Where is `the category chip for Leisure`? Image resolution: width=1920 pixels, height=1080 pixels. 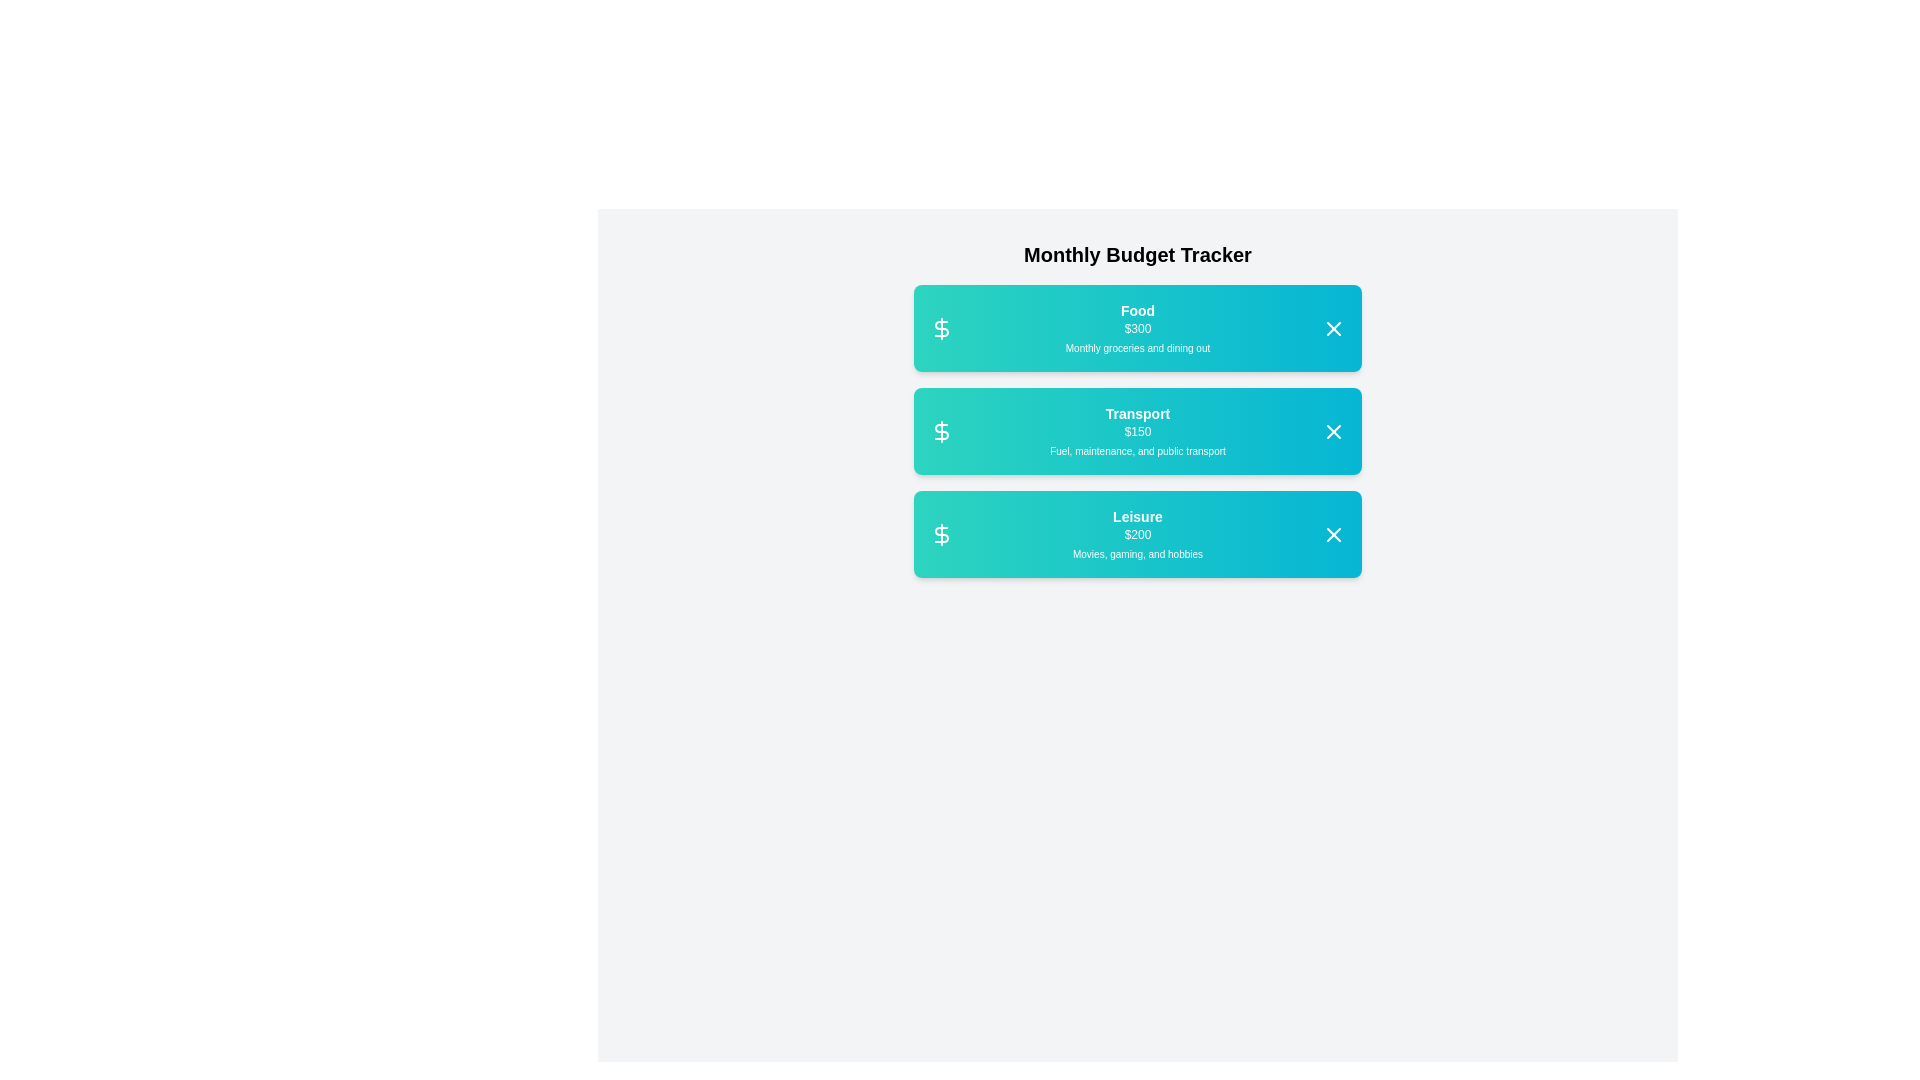
the category chip for Leisure is located at coordinates (1137, 532).